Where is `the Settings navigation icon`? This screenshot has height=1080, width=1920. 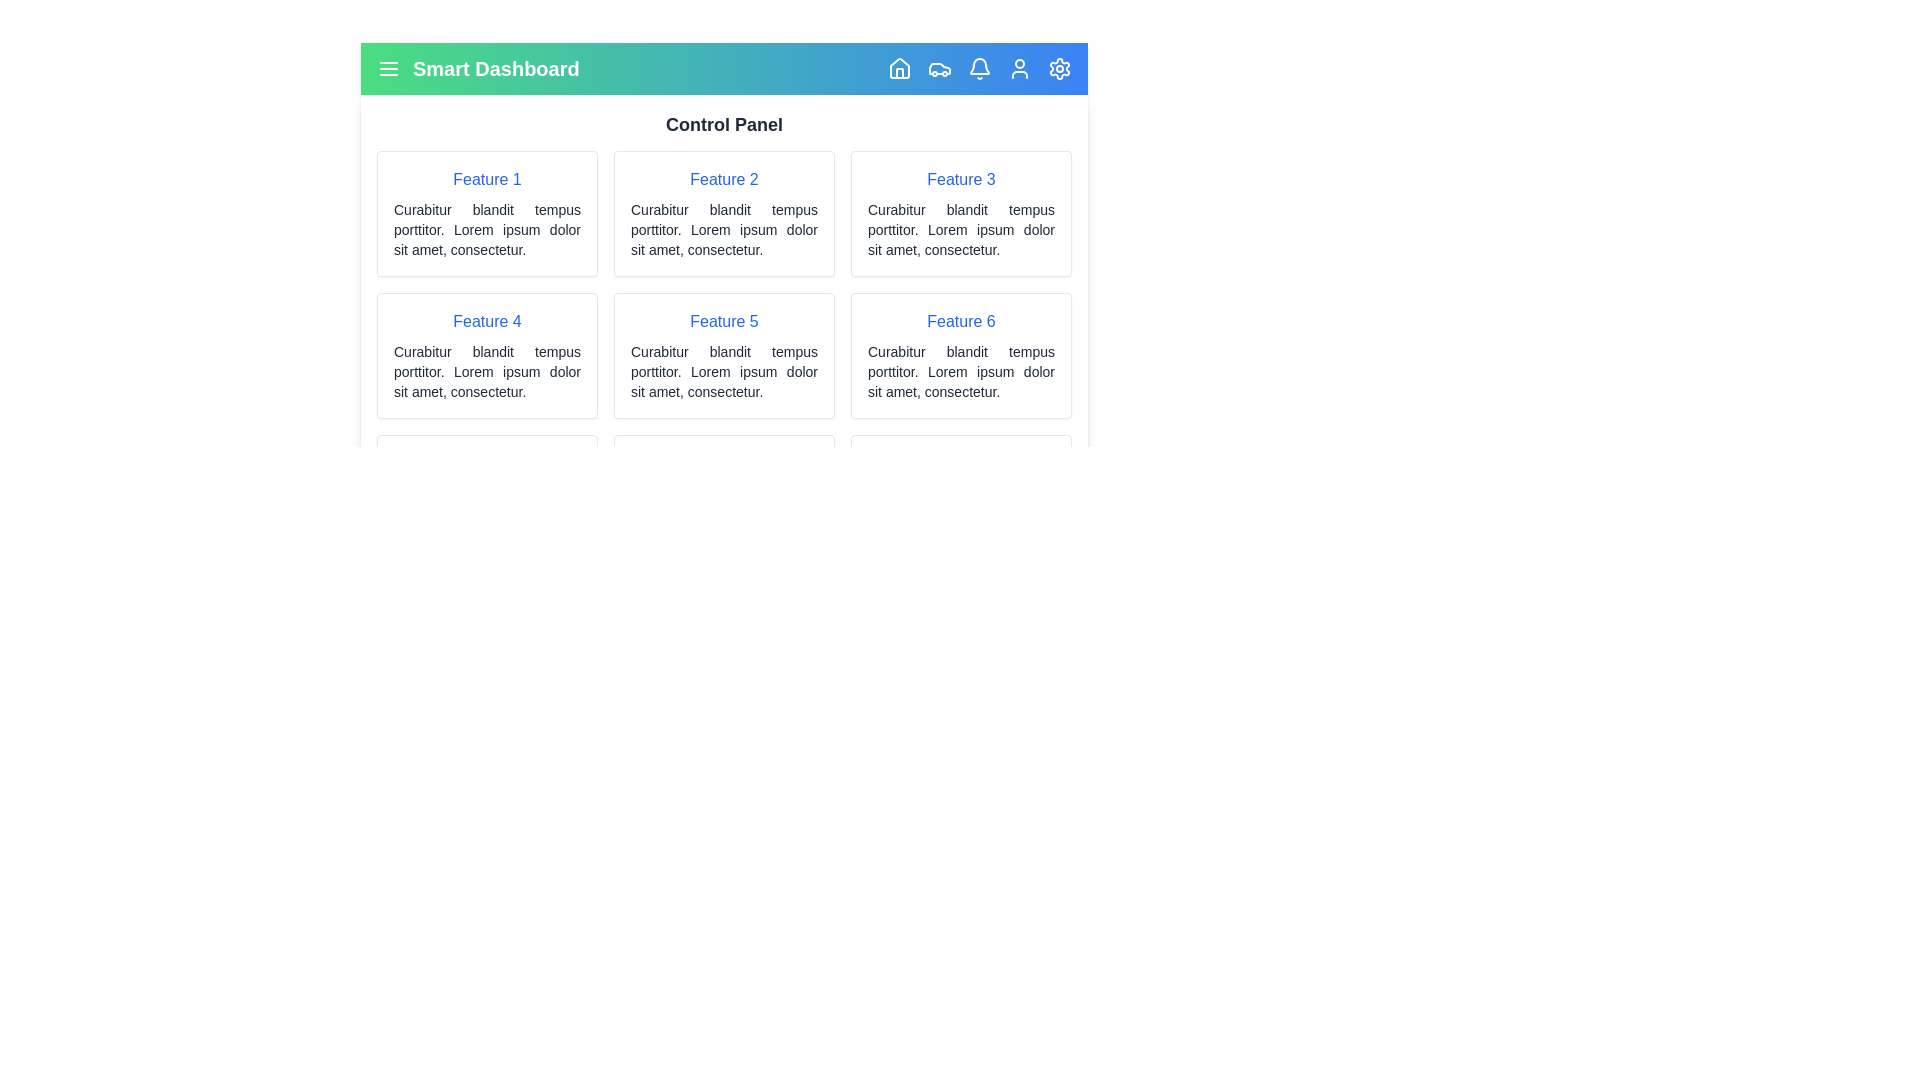 the Settings navigation icon is located at coordinates (1059, 68).